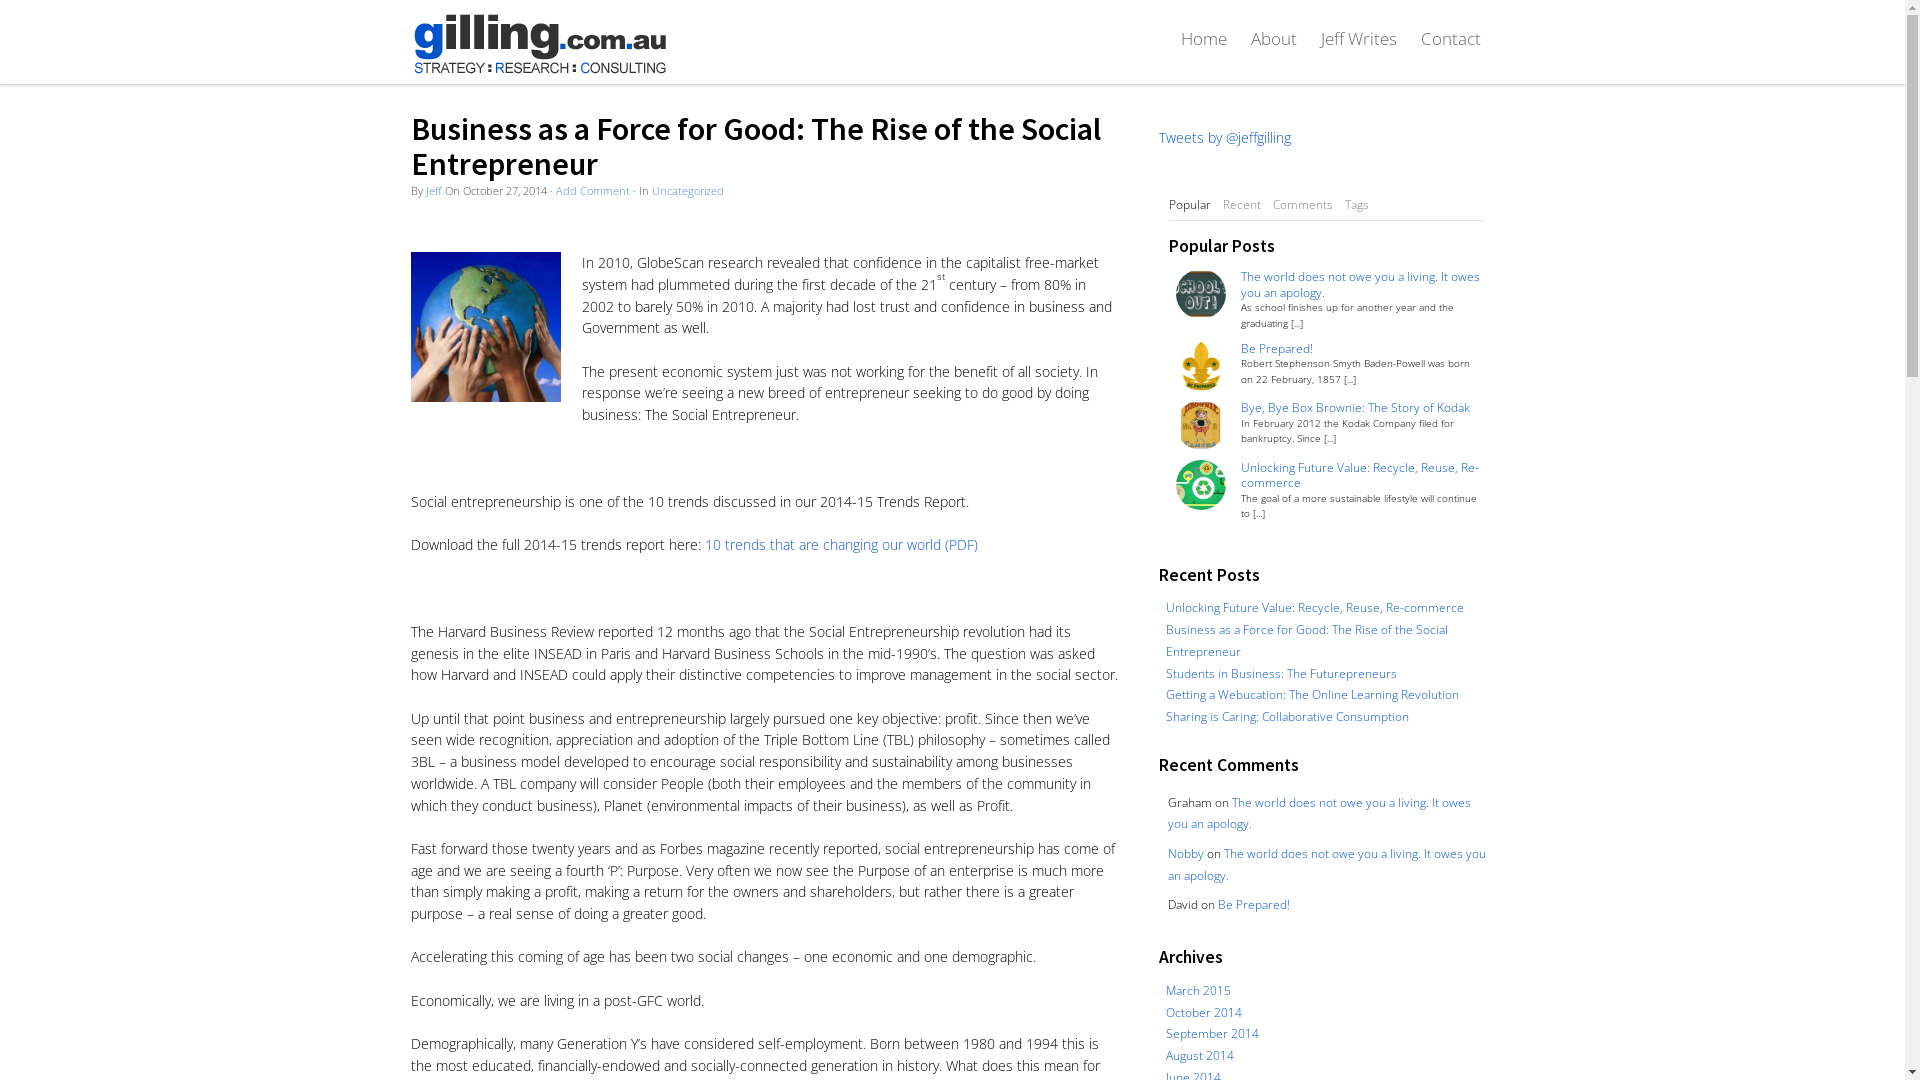 The image size is (1920, 1080). What do you see at coordinates (1203, 1011) in the screenshot?
I see `'October 2014'` at bounding box center [1203, 1011].